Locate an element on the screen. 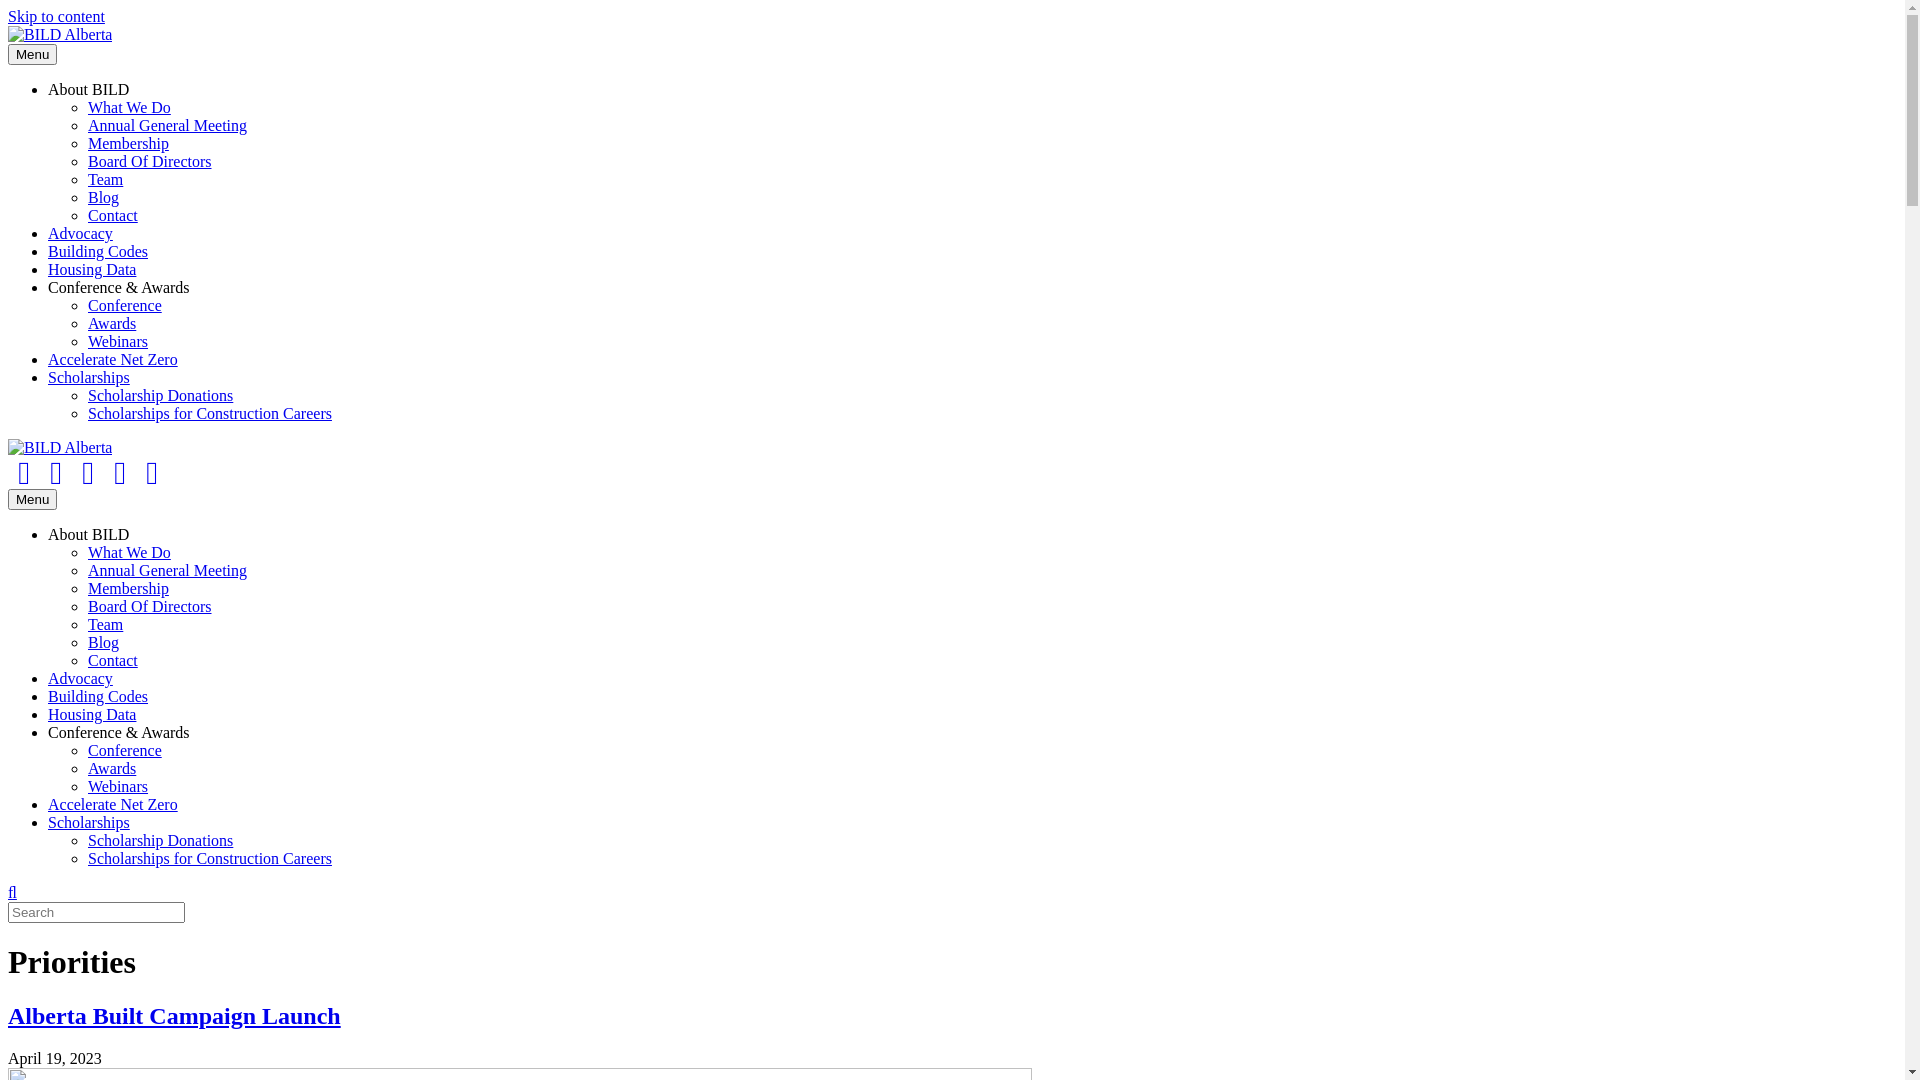 The image size is (1920, 1080). 'Advocacy' is located at coordinates (80, 677).